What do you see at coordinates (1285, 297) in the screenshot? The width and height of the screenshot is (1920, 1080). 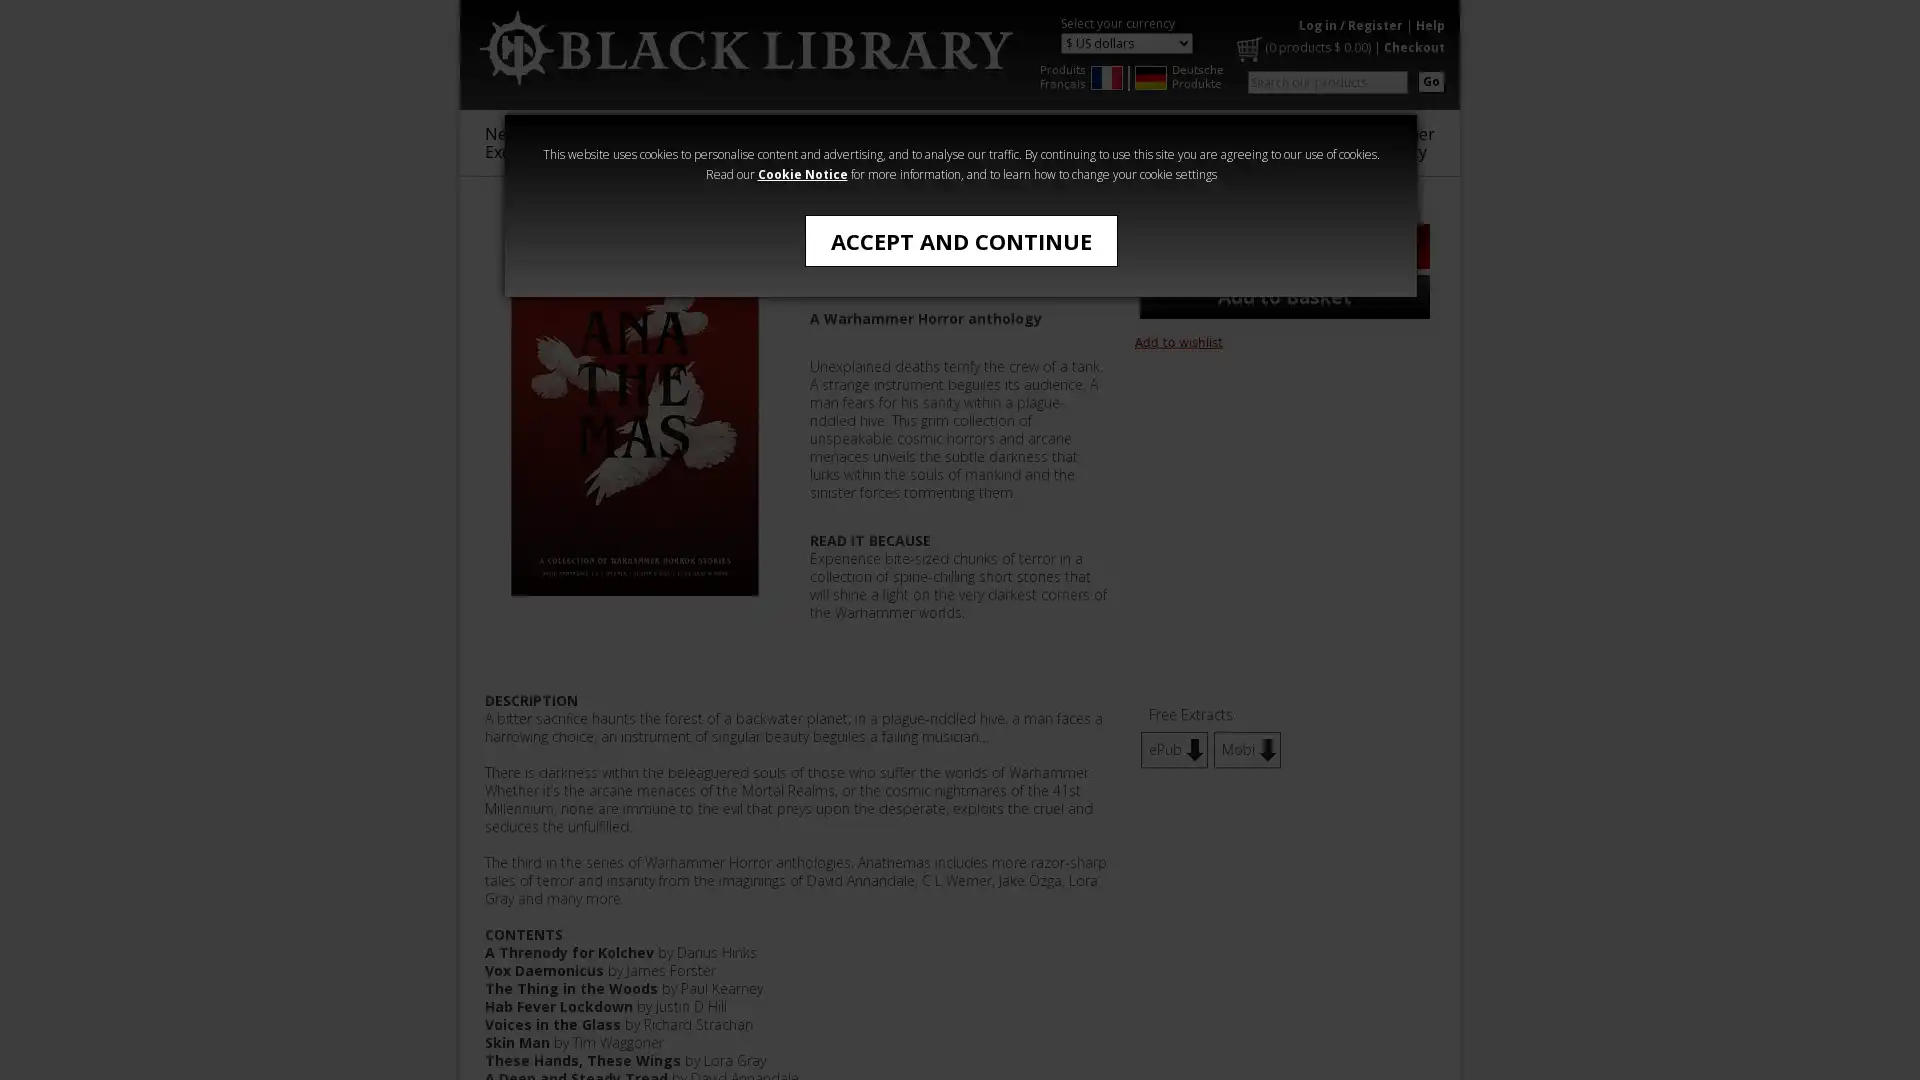 I see `Add to Basket` at bounding box center [1285, 297].